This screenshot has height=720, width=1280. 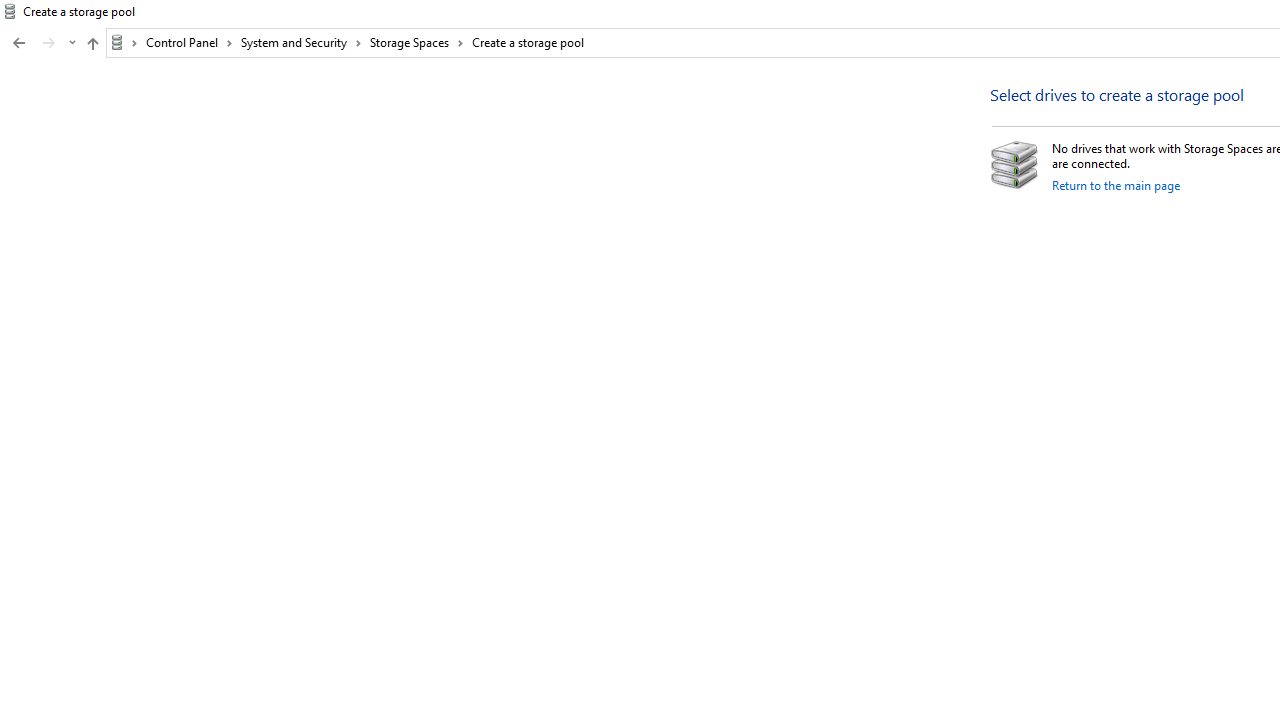 I want to click on 'Create a storage pool', so click(x=528, y=42).